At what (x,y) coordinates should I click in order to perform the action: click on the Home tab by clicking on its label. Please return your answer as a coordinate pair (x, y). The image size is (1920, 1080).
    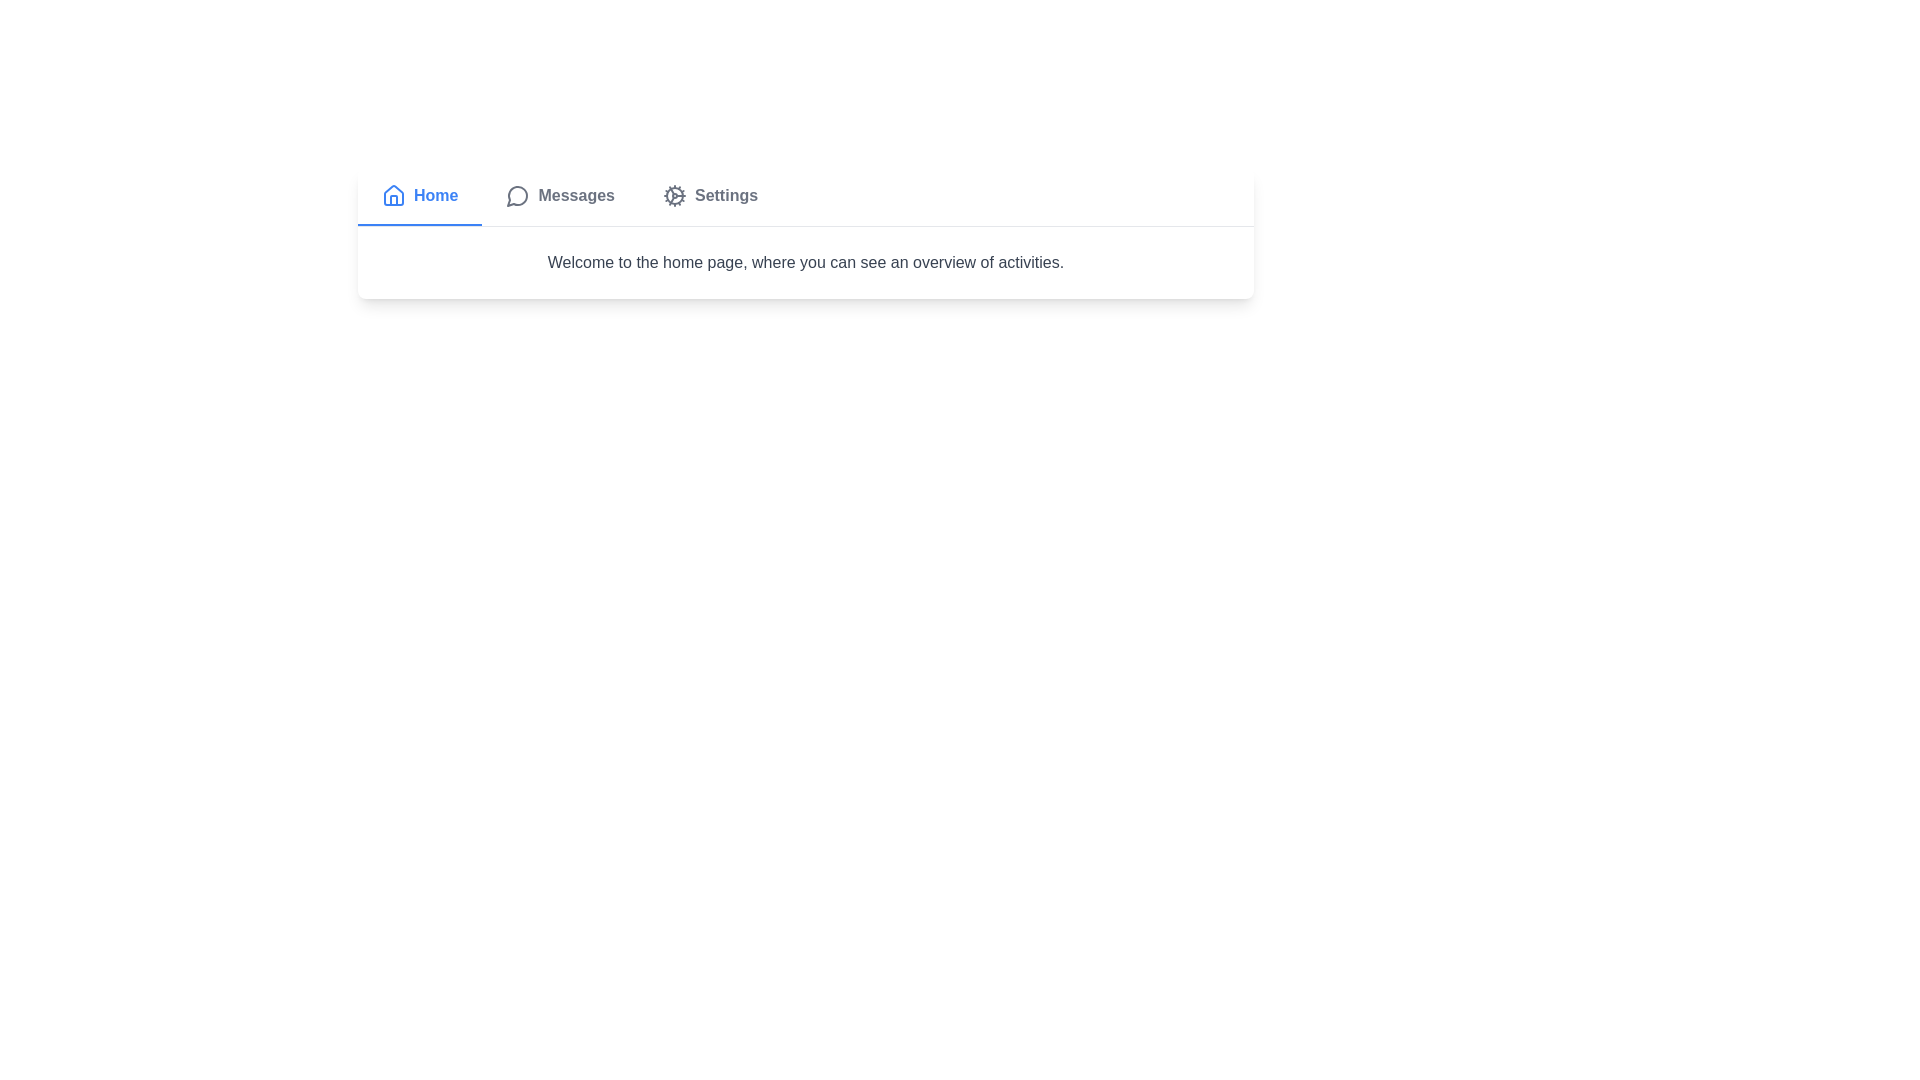
    Looking at the image, I should click on (419, 196).